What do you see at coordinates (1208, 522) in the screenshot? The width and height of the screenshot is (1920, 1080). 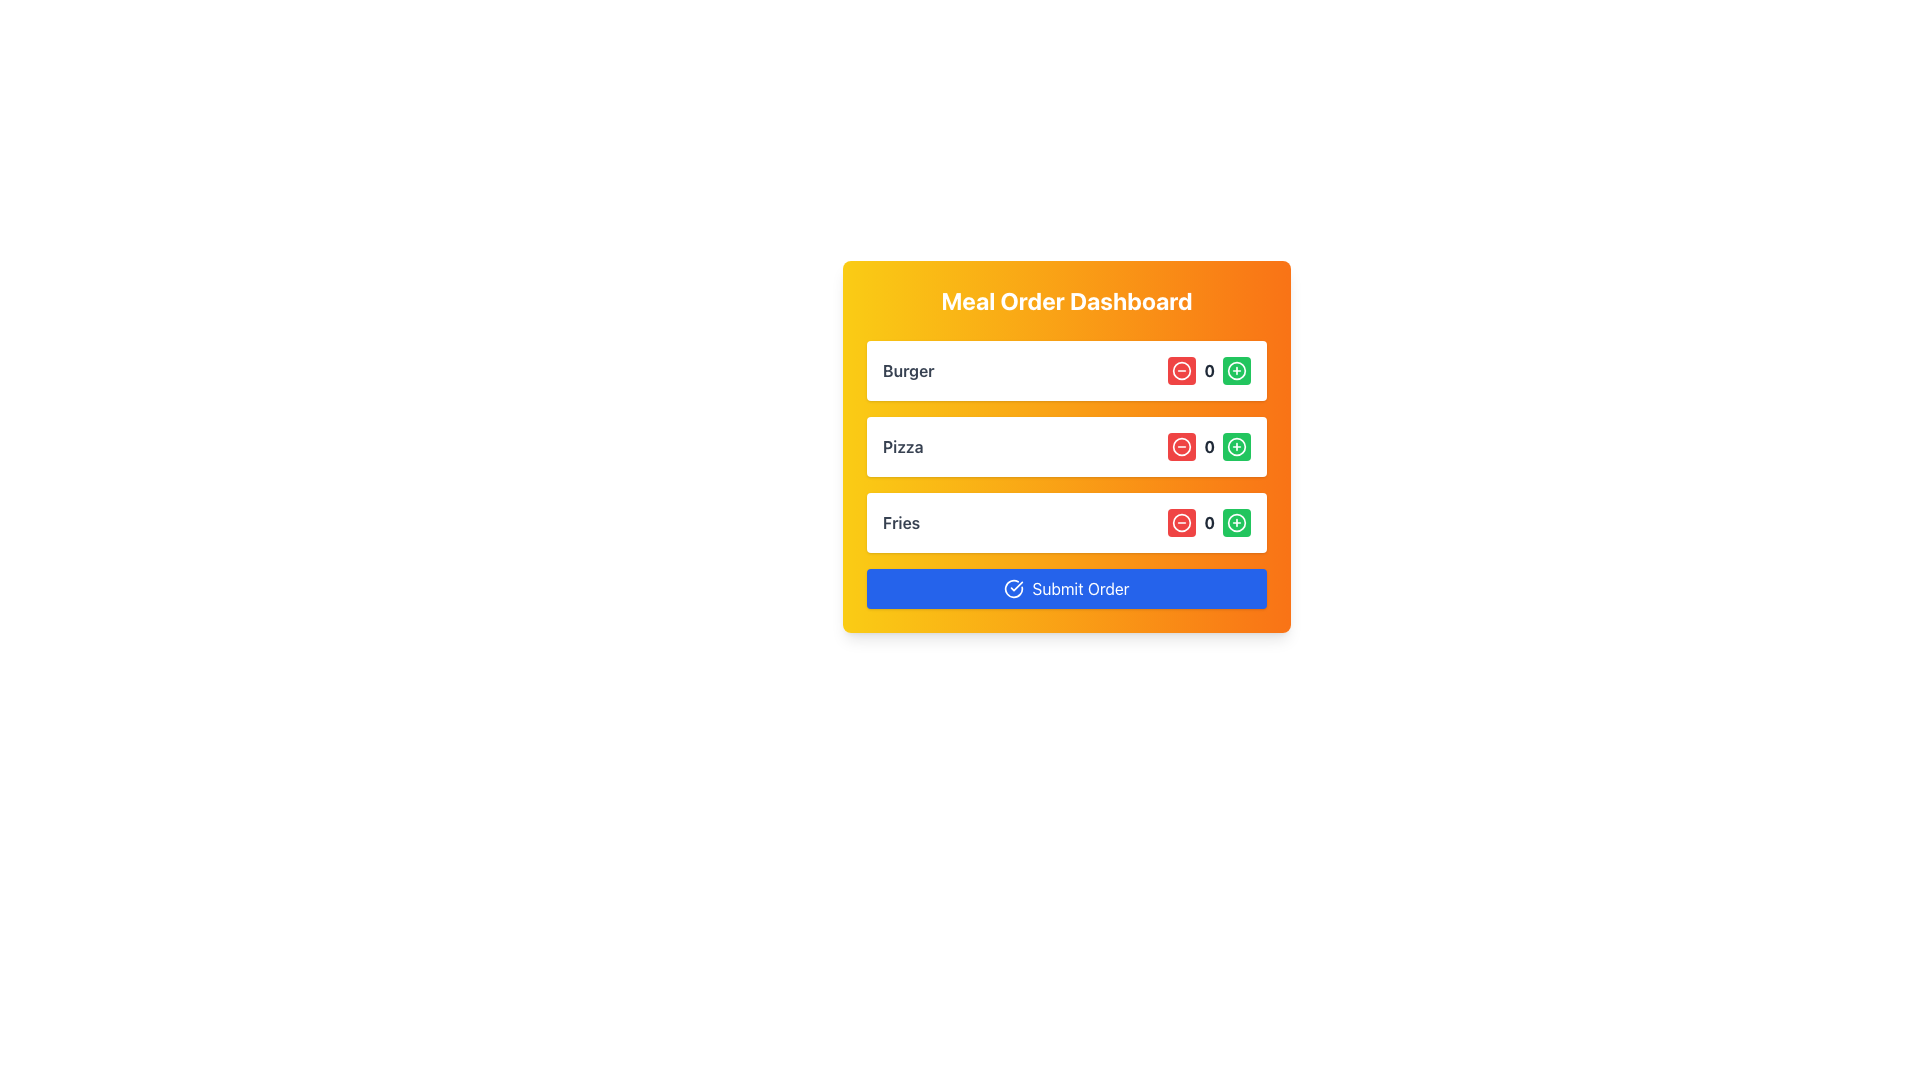 I see `the Static Text Label displaying the current counter value, which shows the numeral '0' in the Meal Order Dashboard interface, located between the red minus button and the green plus button` at bounding box center [1208, 522].